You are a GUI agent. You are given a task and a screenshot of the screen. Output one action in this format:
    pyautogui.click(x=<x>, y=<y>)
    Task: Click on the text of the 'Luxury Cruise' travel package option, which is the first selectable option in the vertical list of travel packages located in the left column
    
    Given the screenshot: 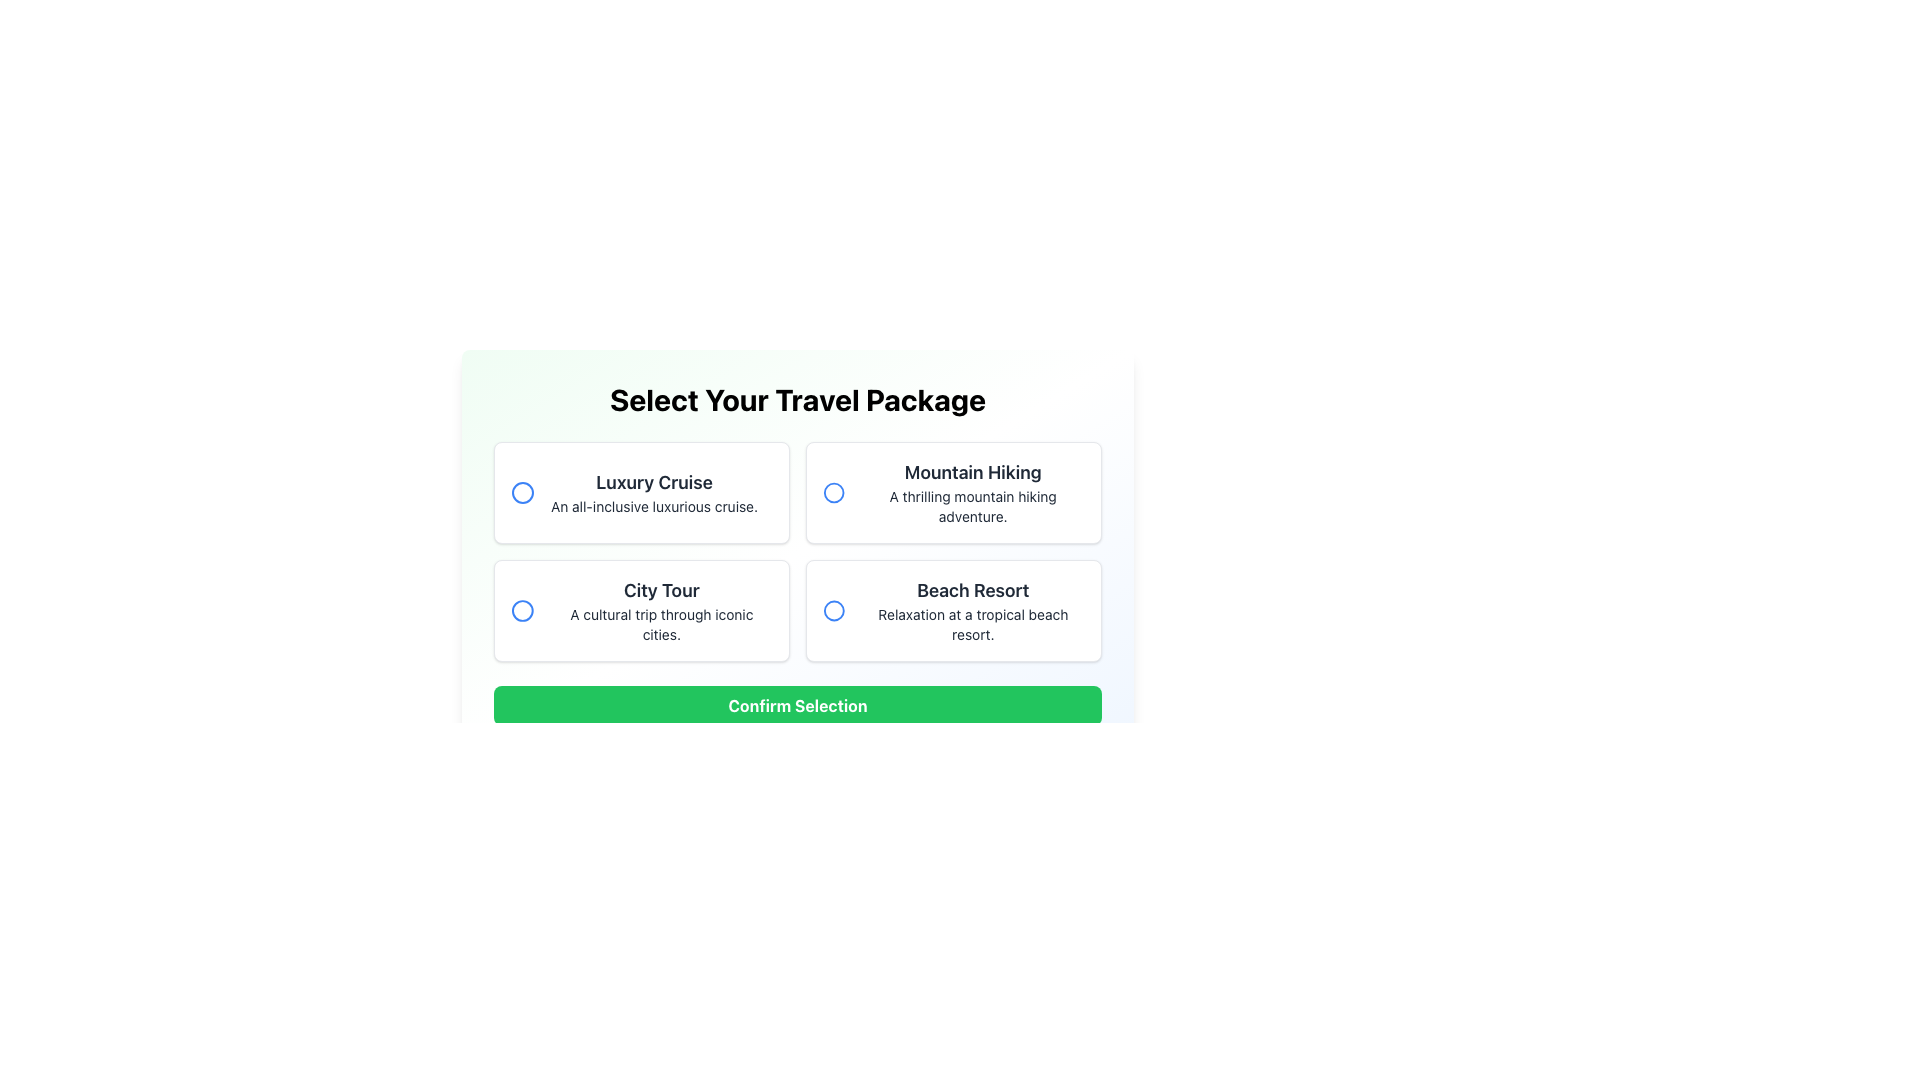 What is the action you would take?
    pyautogui.click(x=654, y=493)
    